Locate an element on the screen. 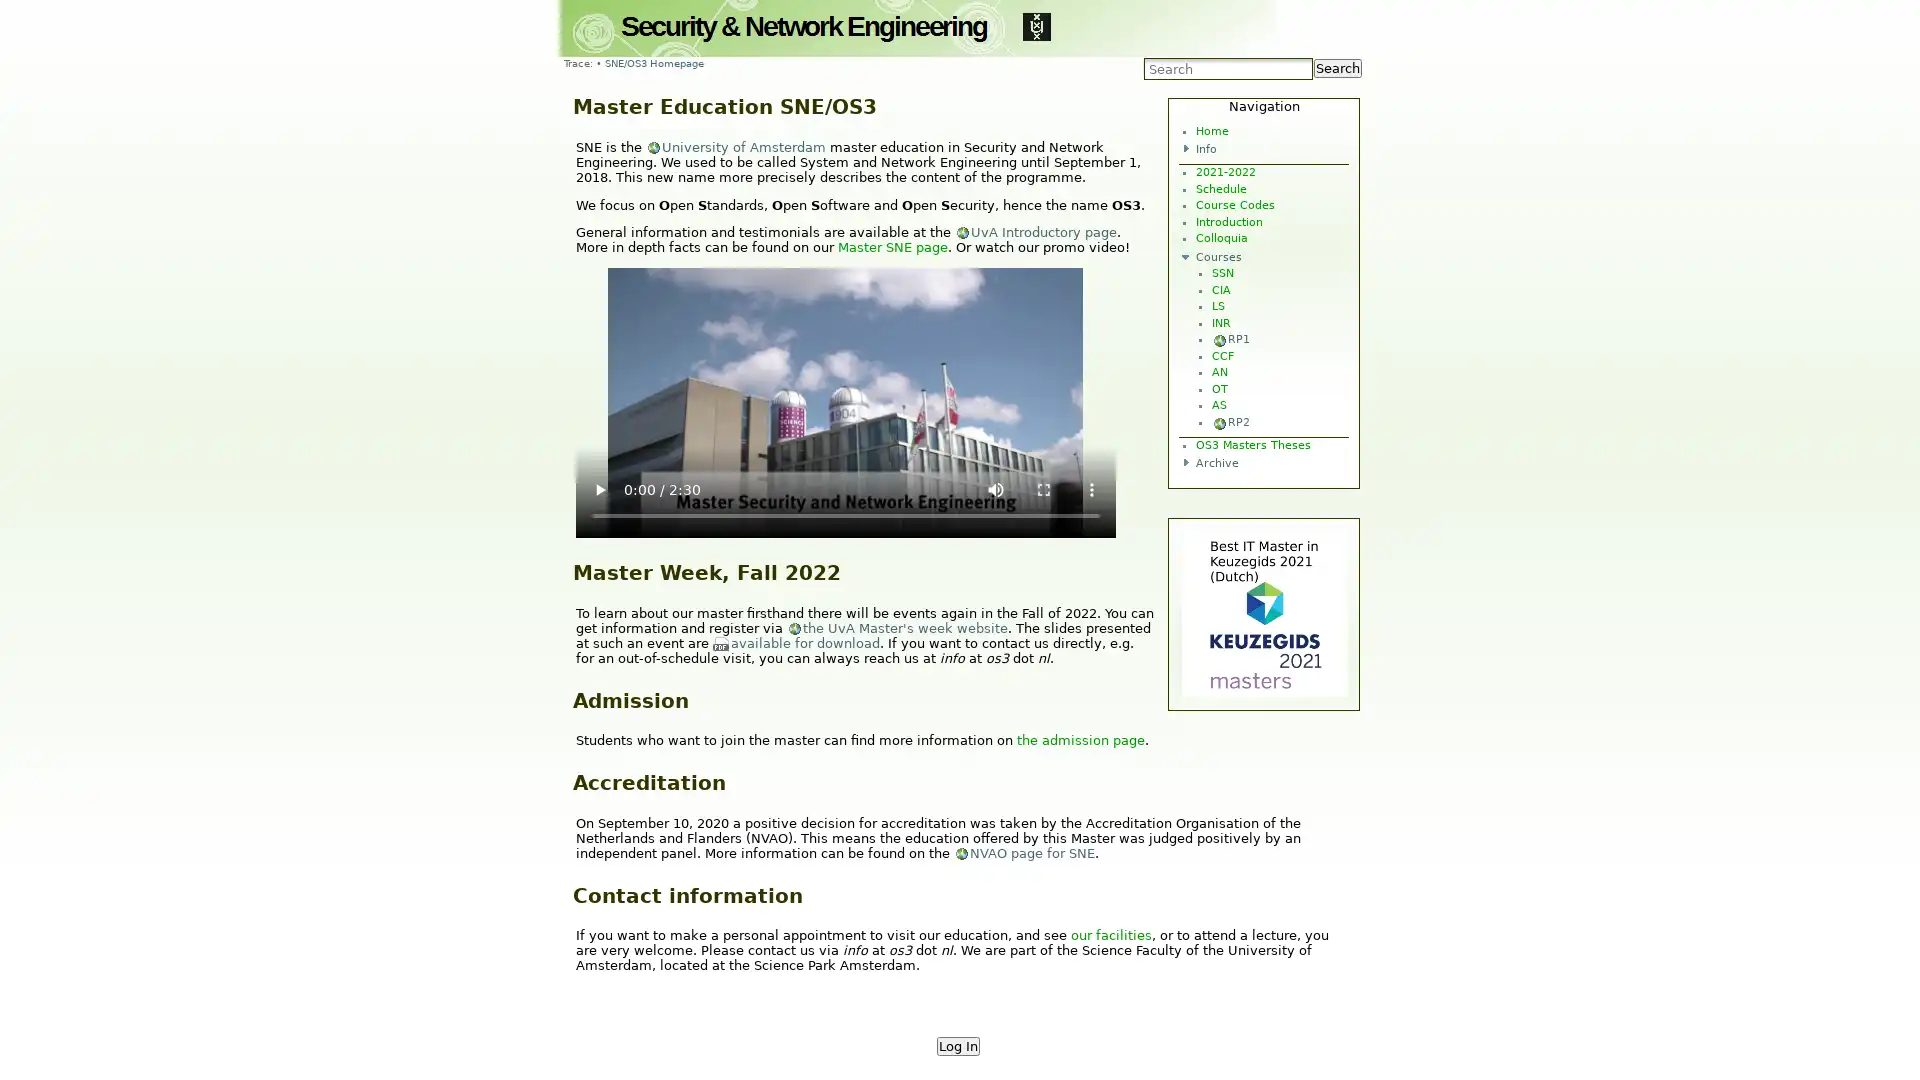 The image size is (1920, 1080). mute is located at coordinates (994, 489).